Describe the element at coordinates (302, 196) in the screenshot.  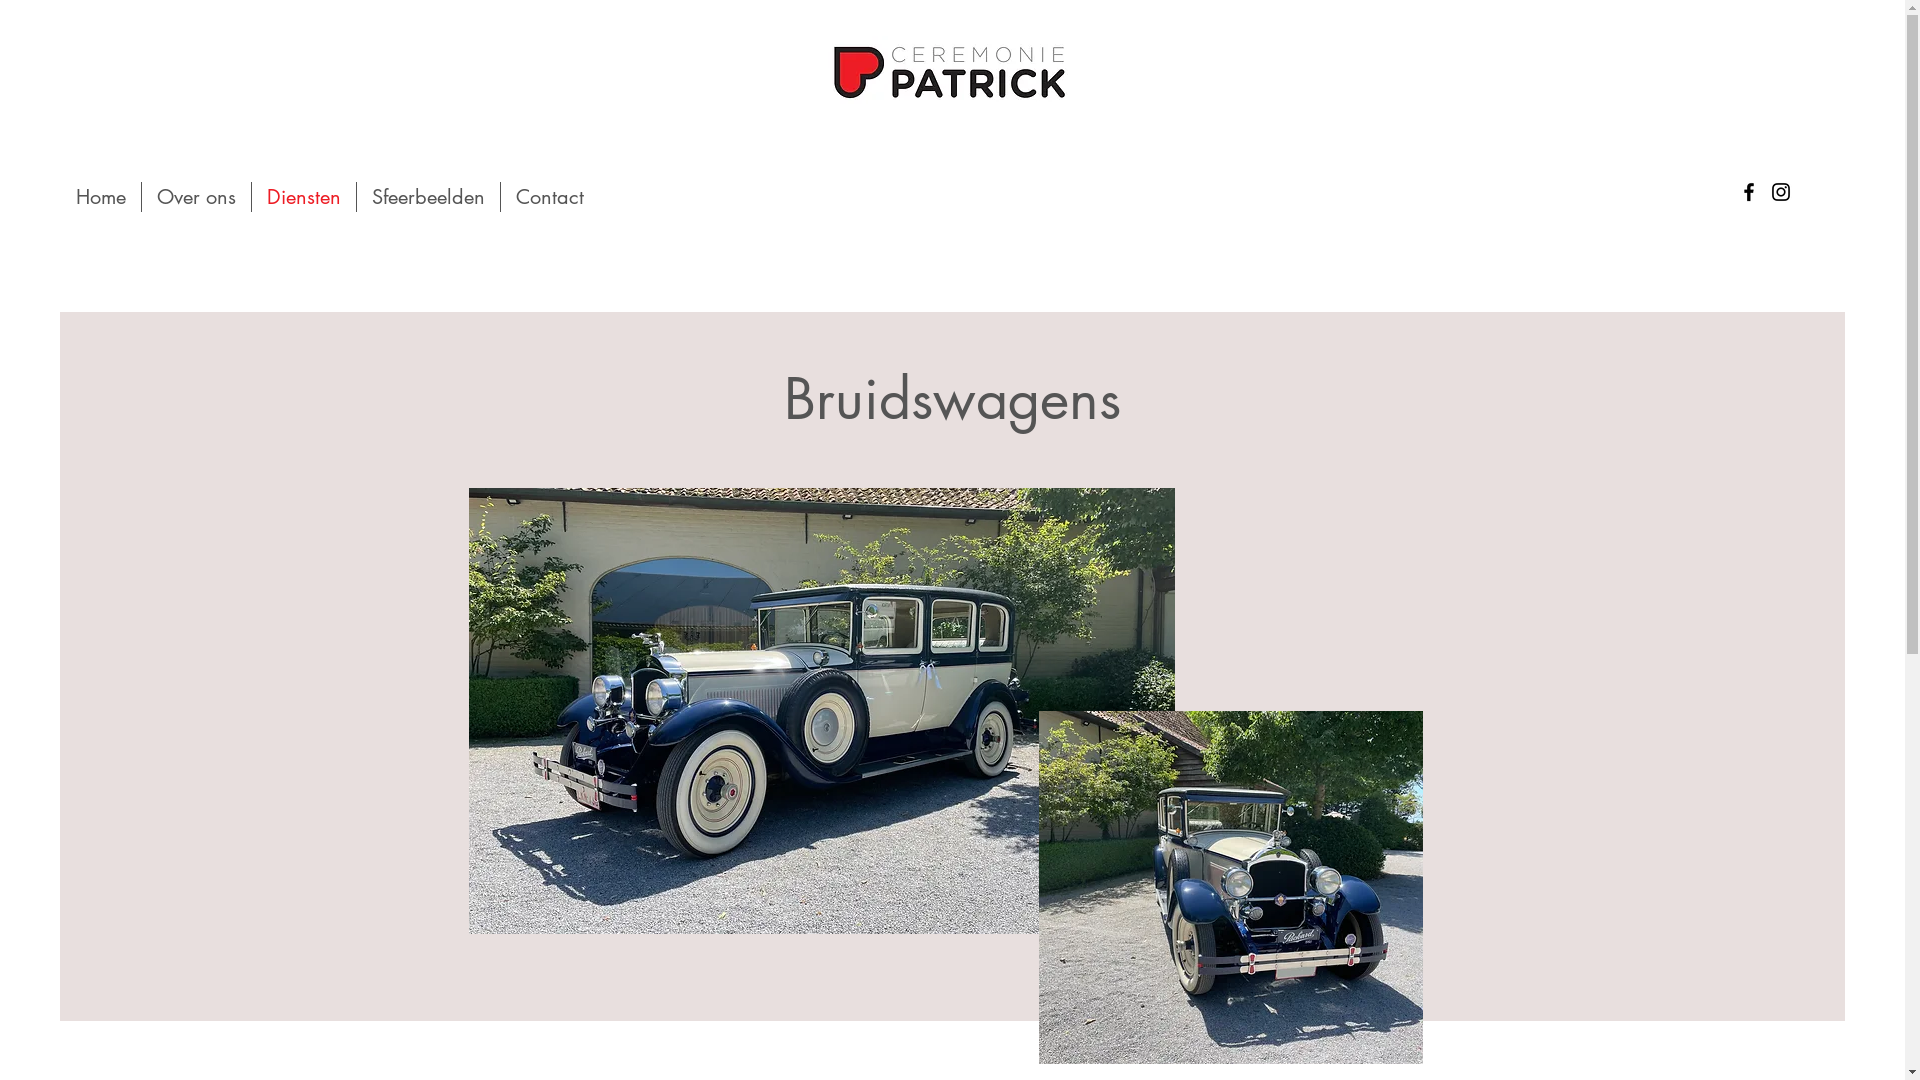
I see `'Diensten'` at that location.